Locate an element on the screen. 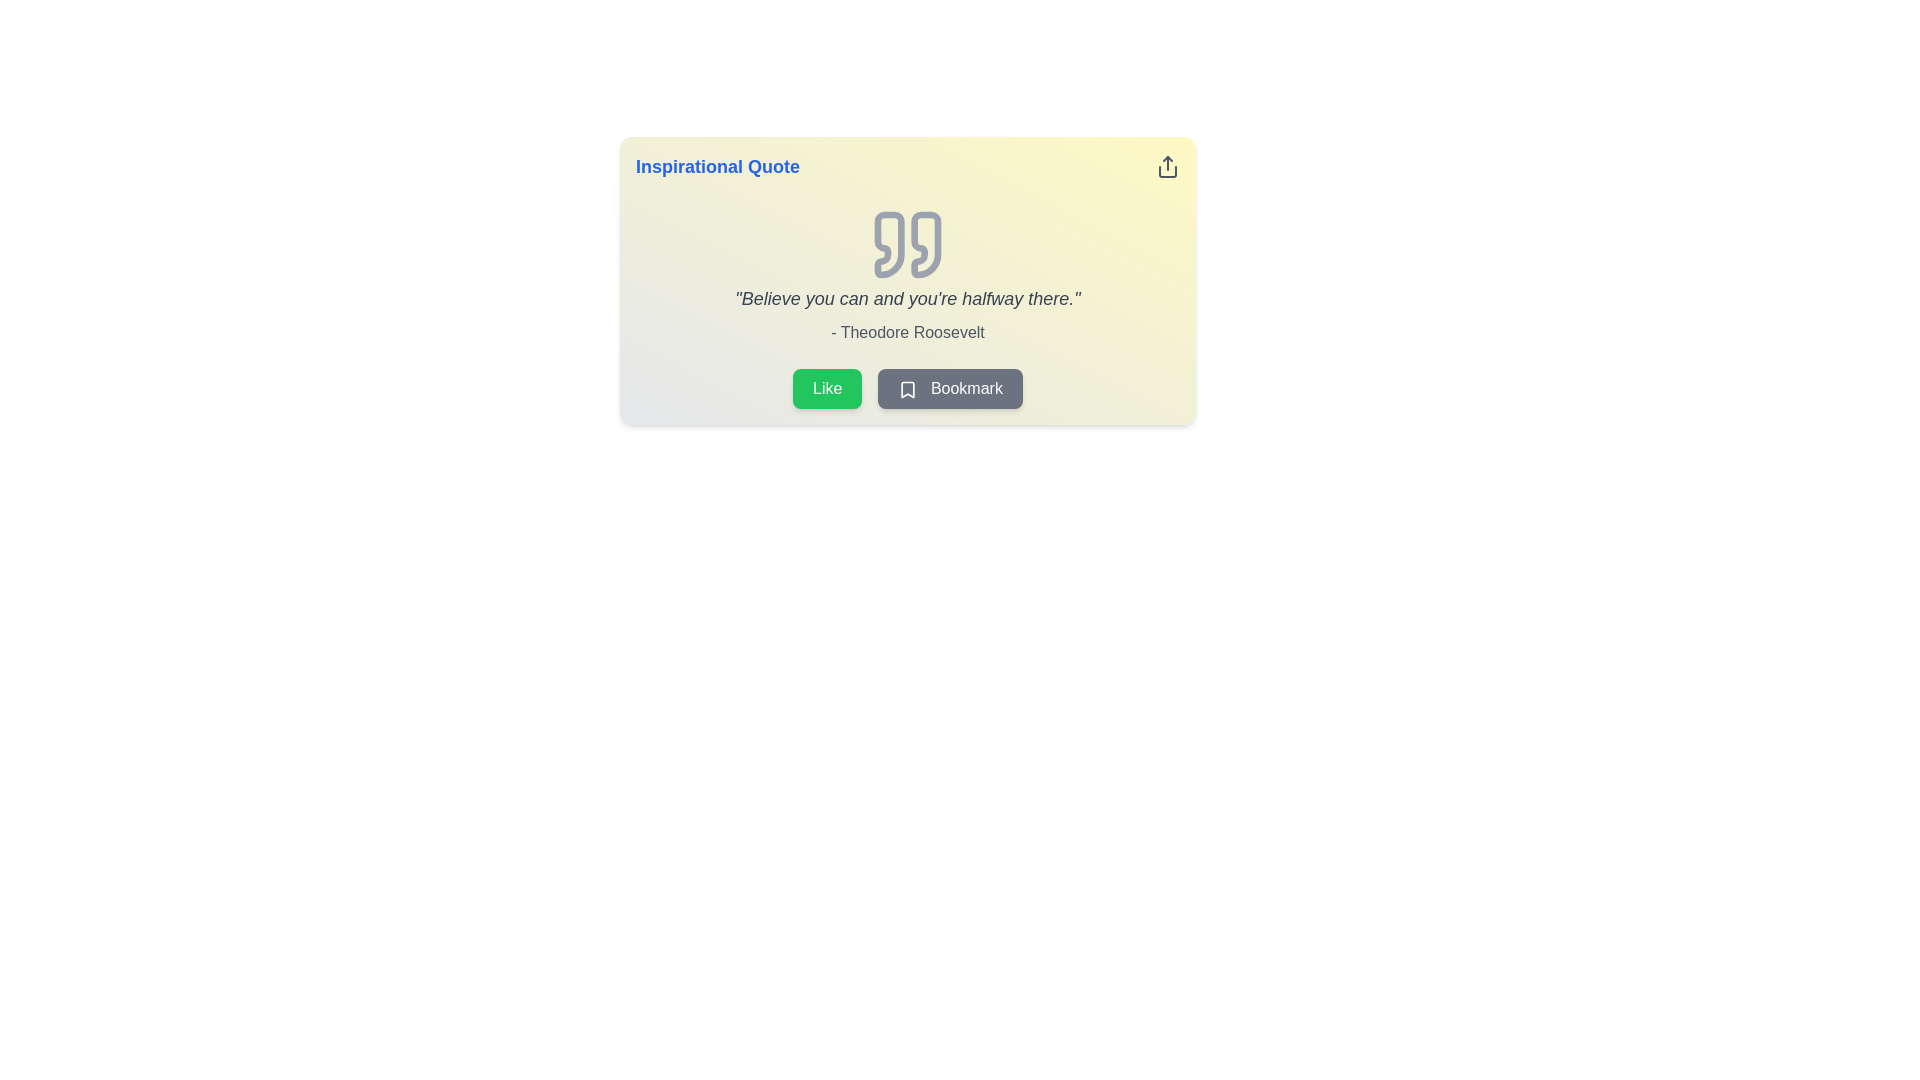 This screenshot has height=1080, width=1920. the rightmost closing quotation mark within the stylized SVG graphic icon, which is displayed in muted gray, positioned centrally above the quote text and author attribution is located at coordinates (925, 244).